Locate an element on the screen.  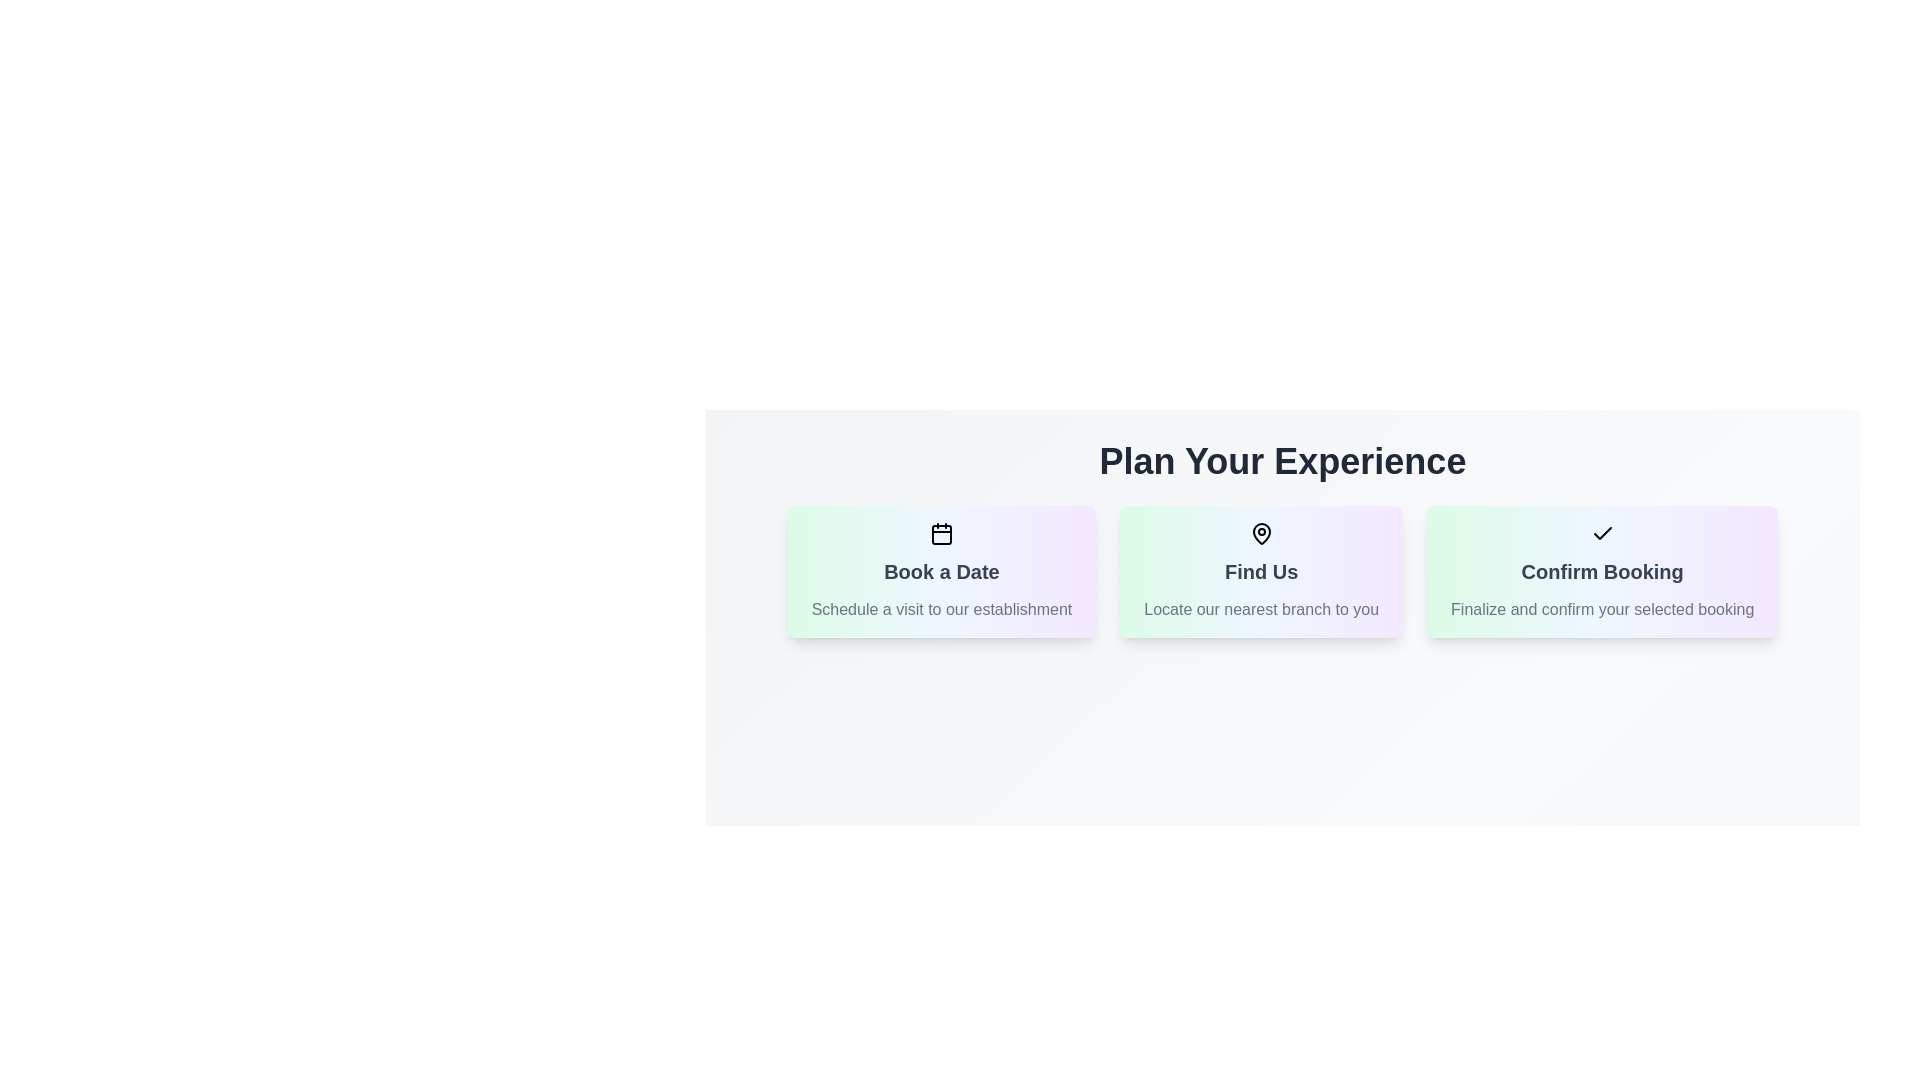
the descriptive text label located in the leftmost card below 'Book a Date' is located at coordinates (940, 608).